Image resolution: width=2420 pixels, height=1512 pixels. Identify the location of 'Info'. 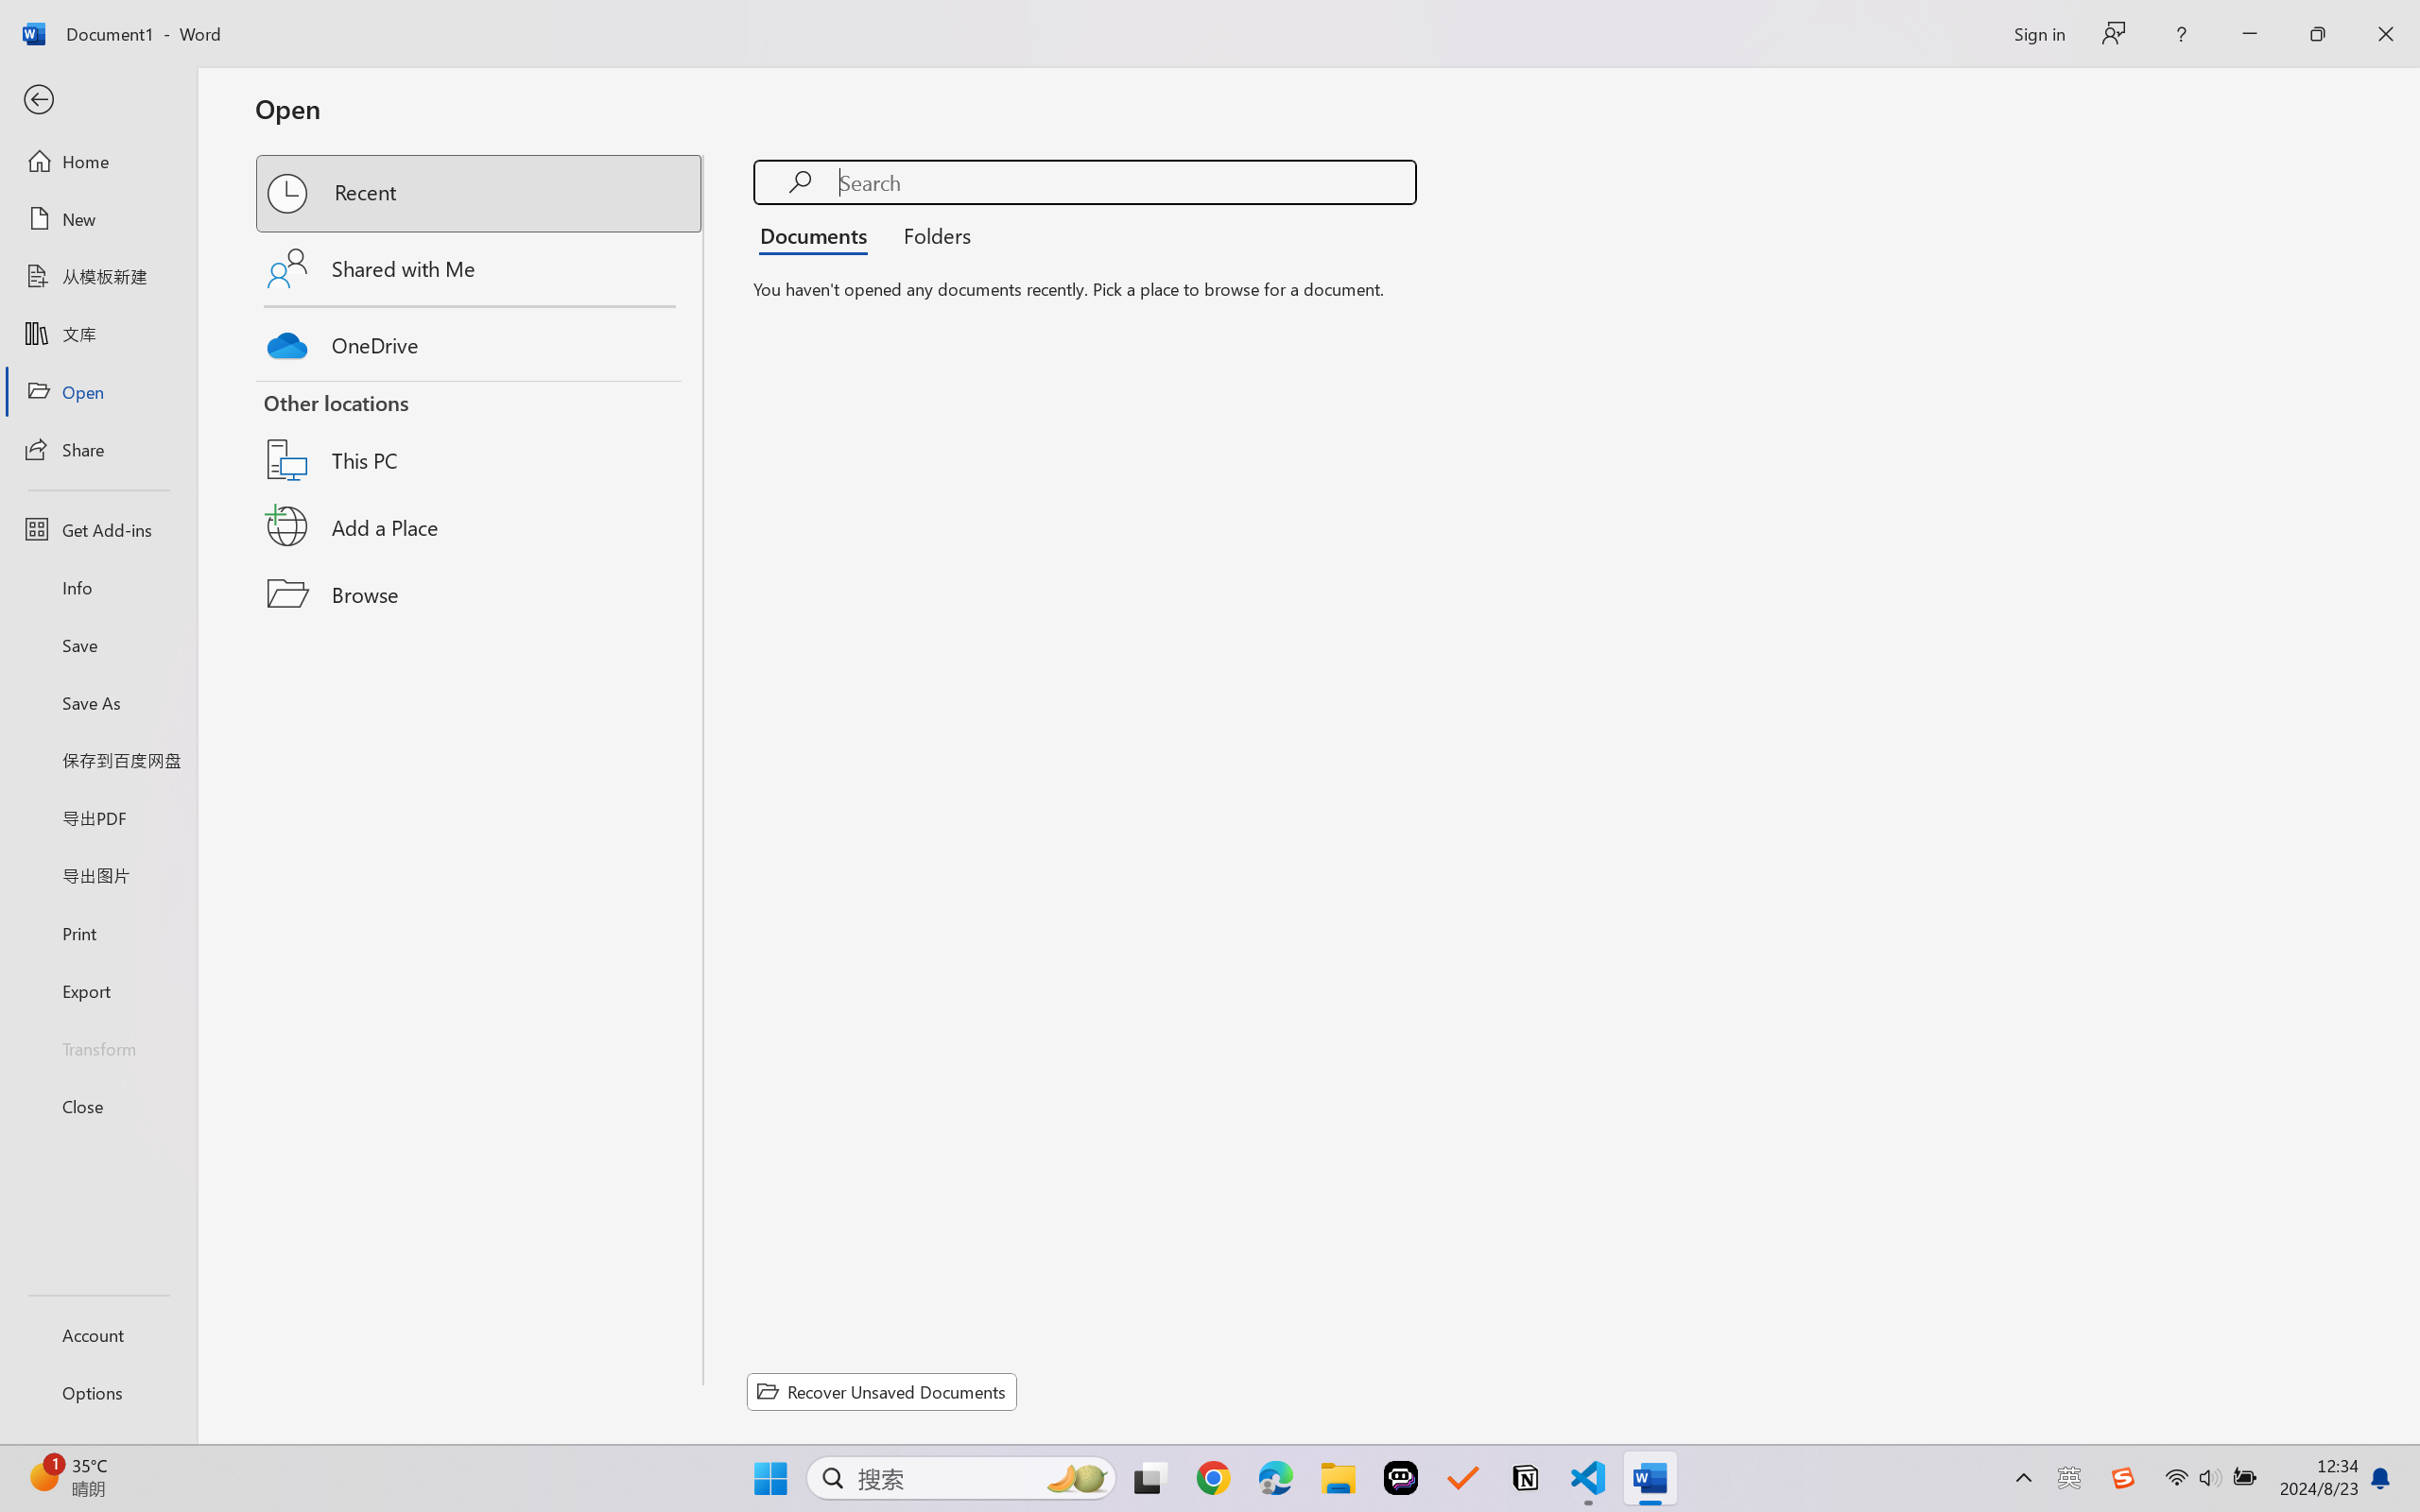
(97, 586).